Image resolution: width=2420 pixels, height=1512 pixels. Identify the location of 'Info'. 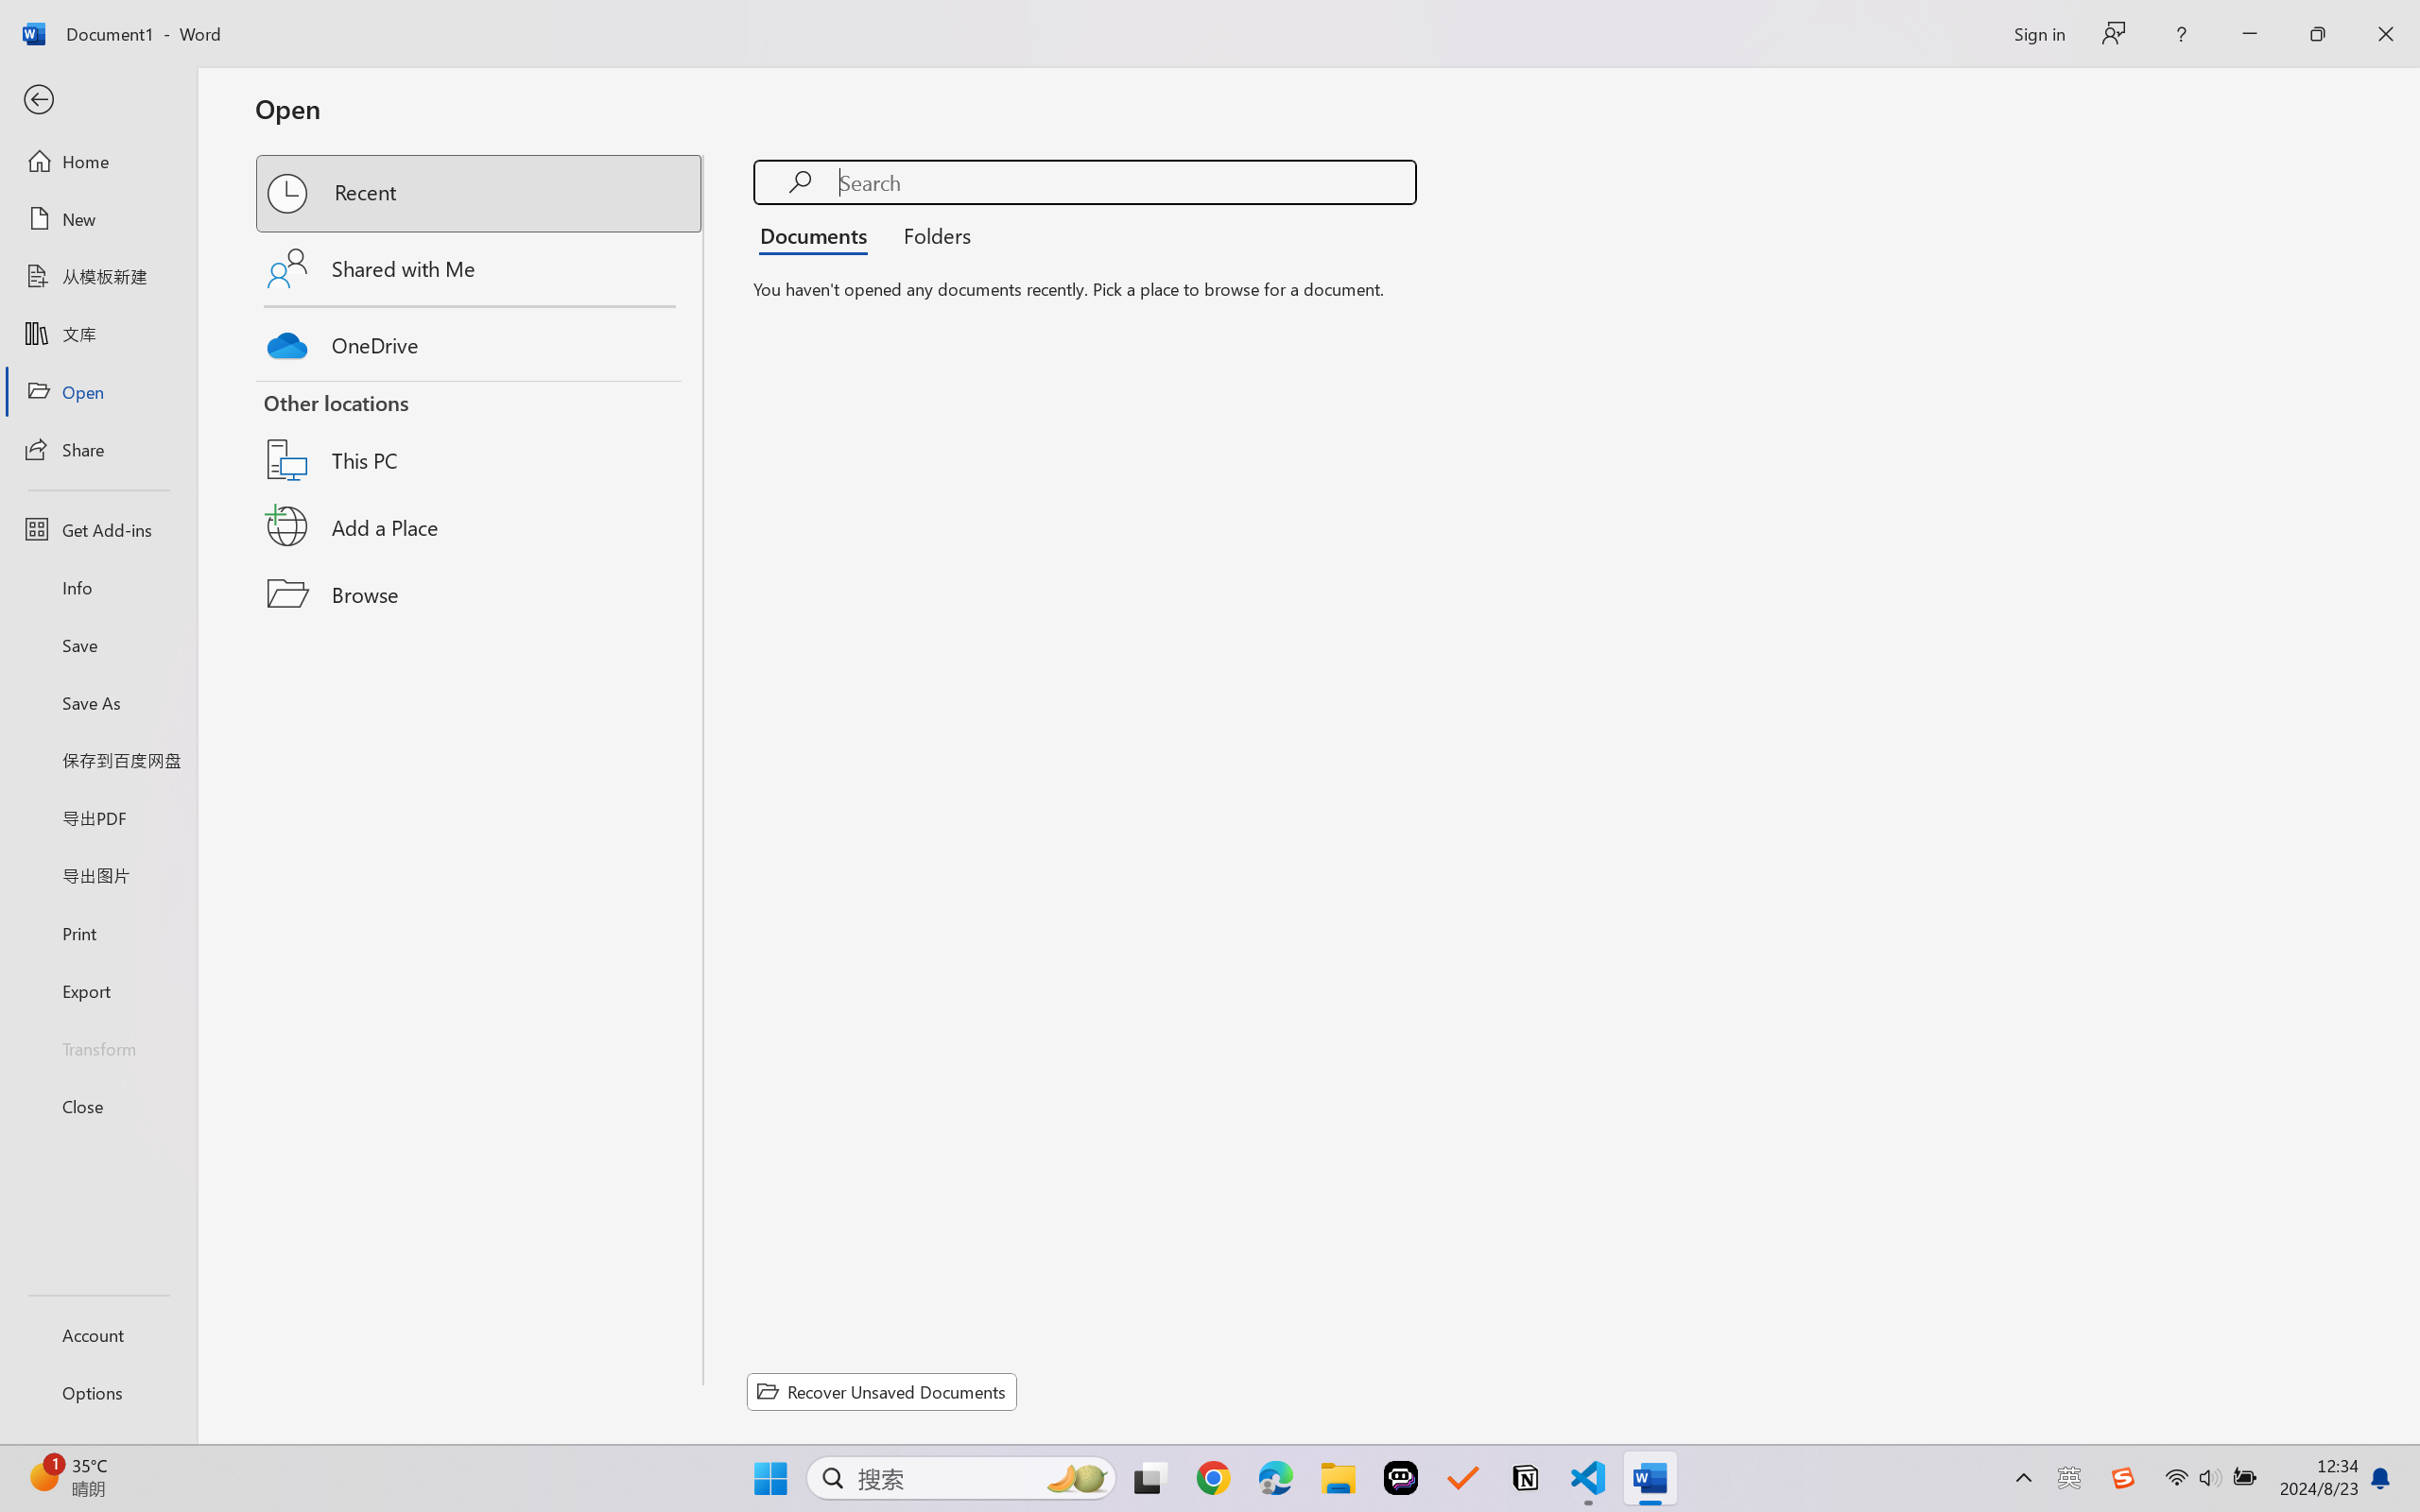
(97, 586).